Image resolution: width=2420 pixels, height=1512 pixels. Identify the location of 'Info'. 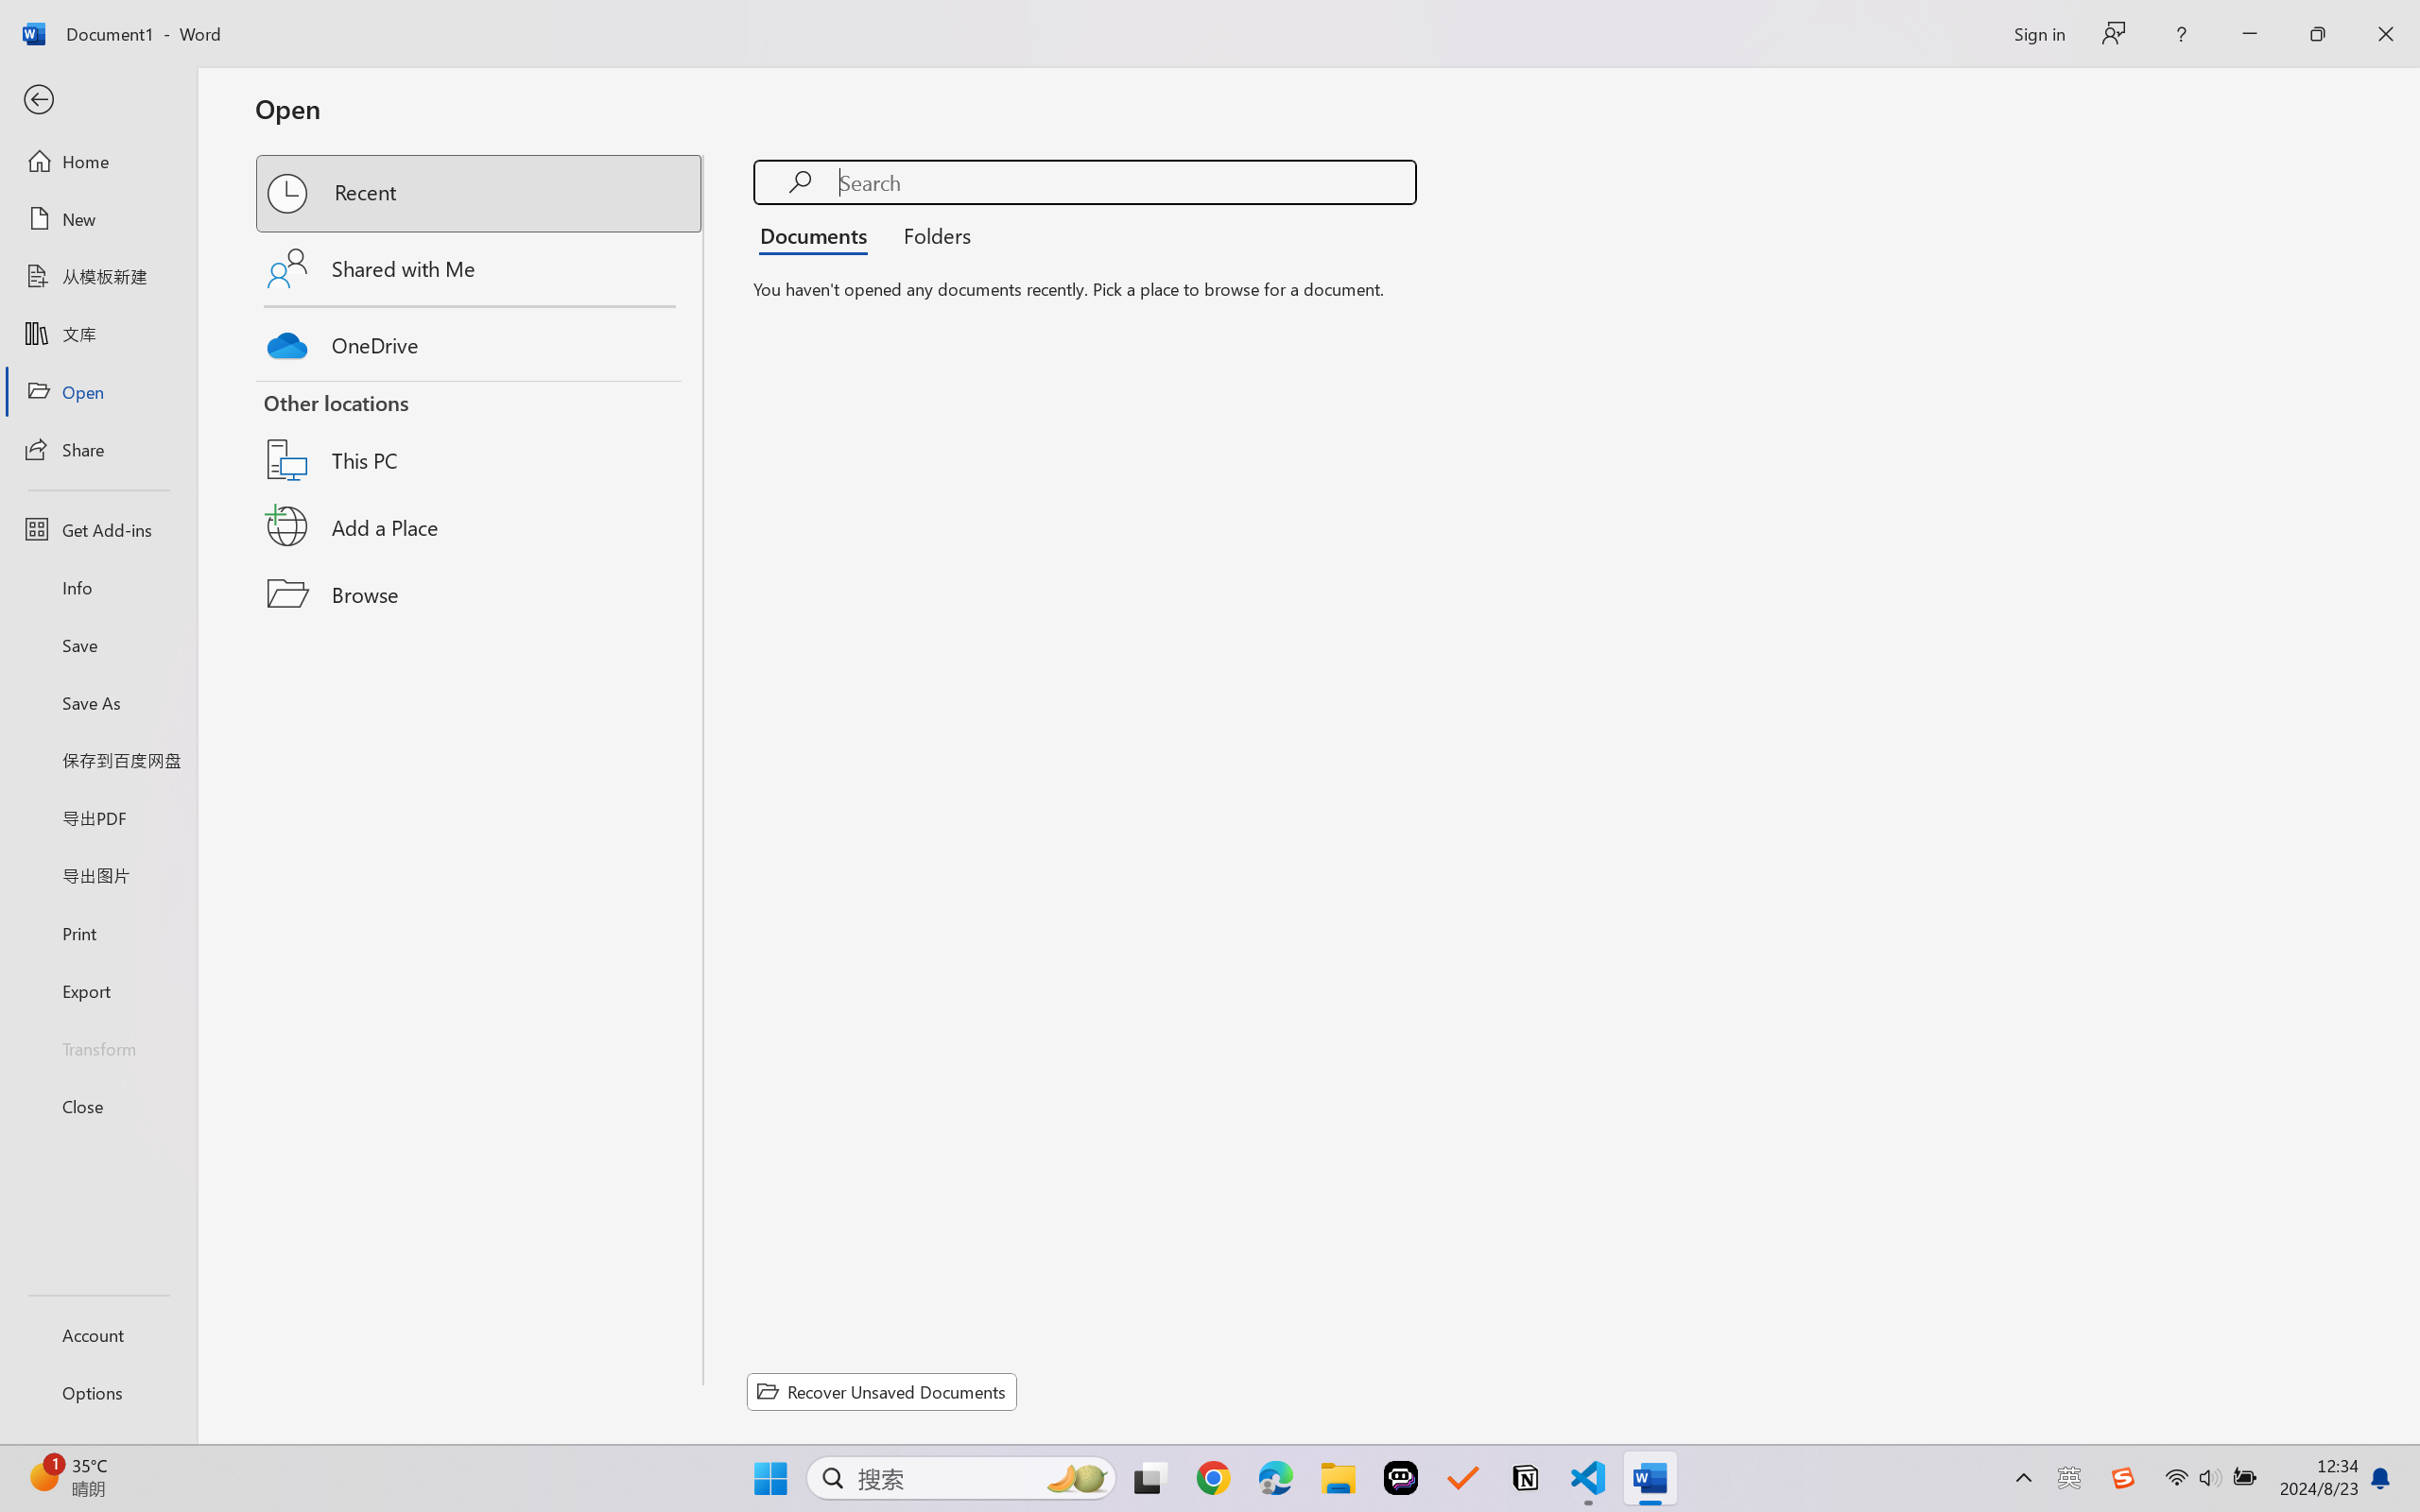
(97, 586).